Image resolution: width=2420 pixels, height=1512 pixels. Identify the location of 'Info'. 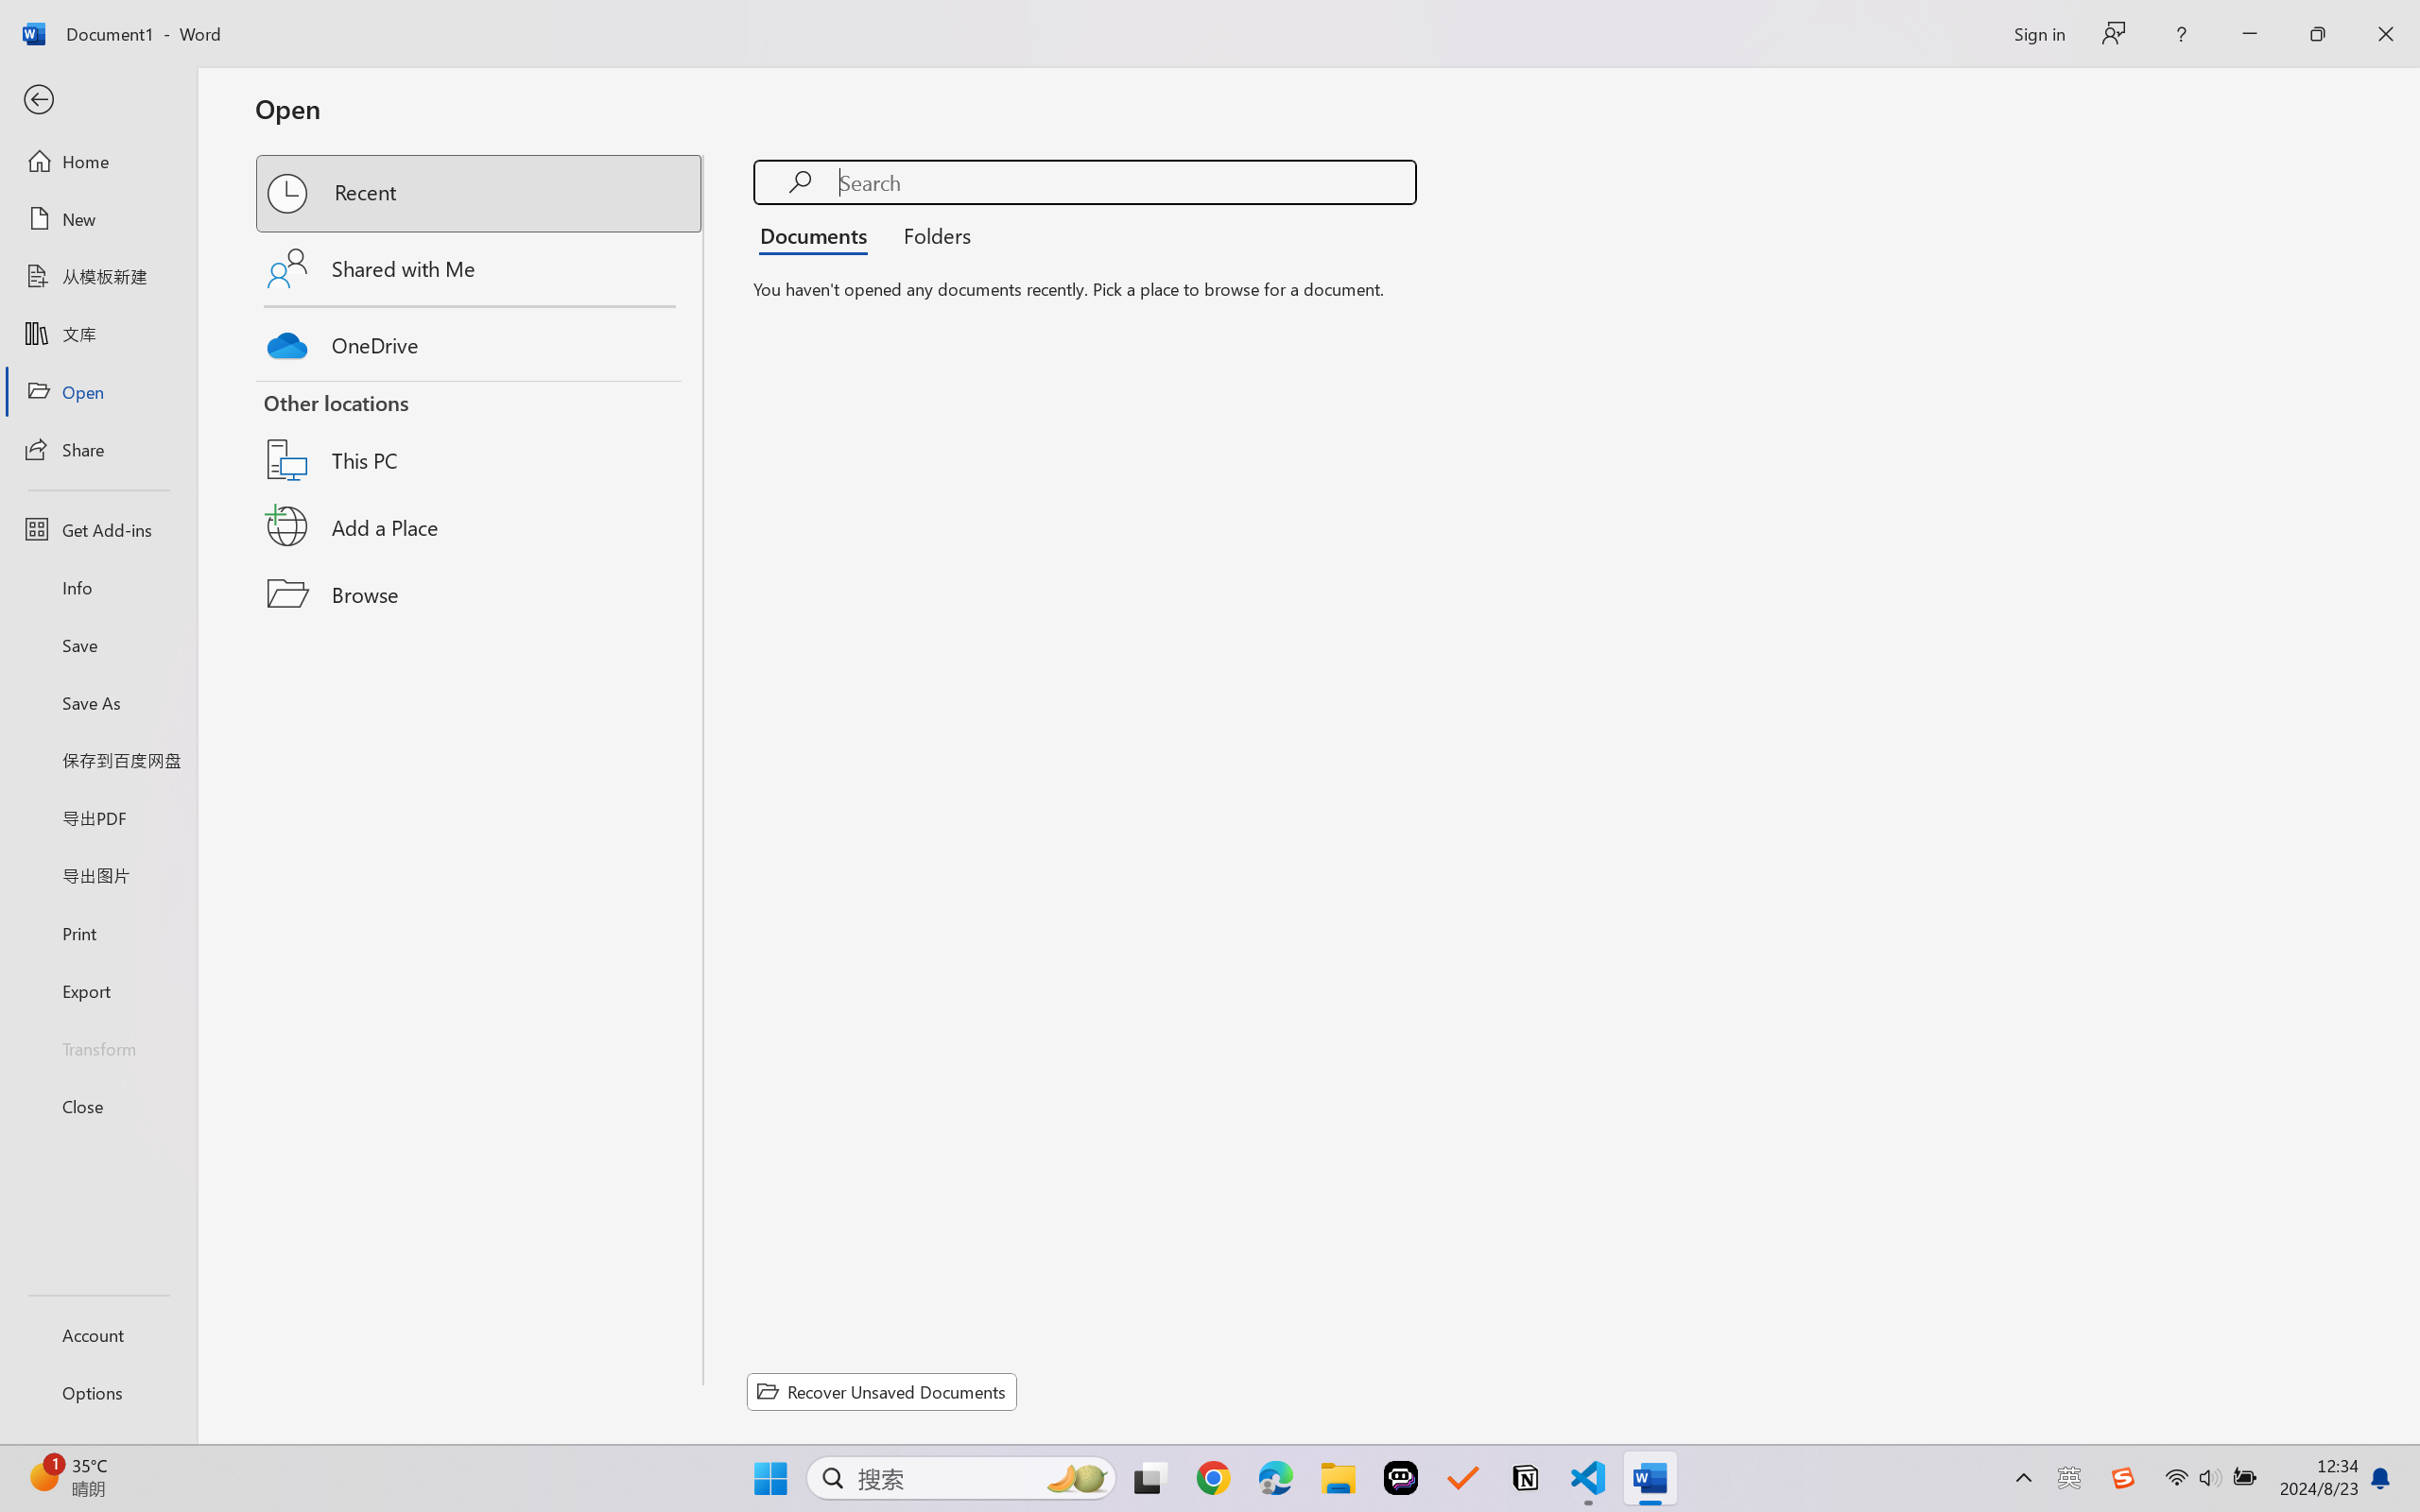
(97, 586).